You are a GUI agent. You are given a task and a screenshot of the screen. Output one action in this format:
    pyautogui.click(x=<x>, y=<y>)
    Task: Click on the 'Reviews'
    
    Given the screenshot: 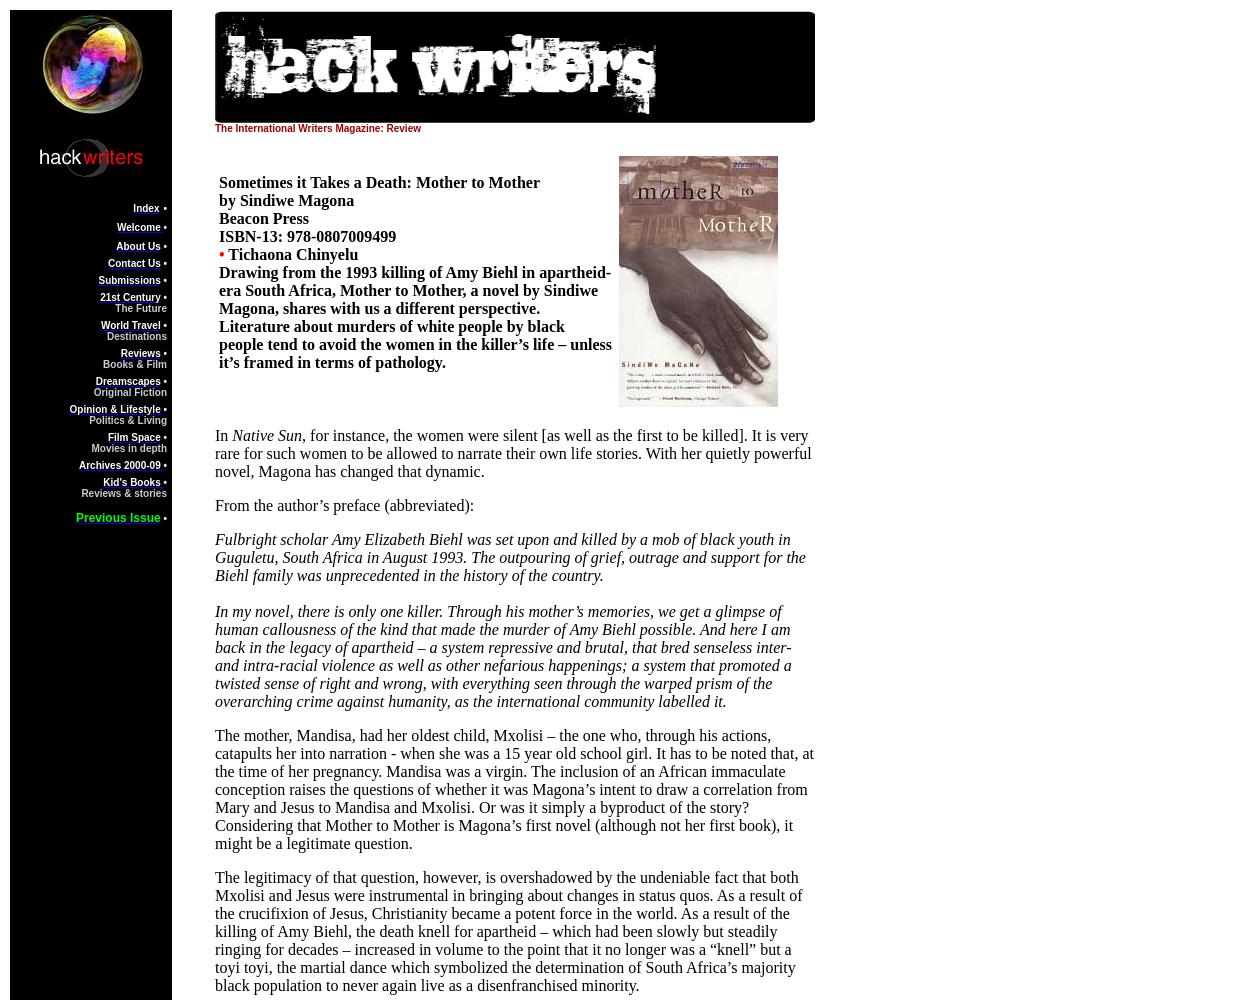 What is the action you would take?
    pyautogui.click(x=119, y=352)
    